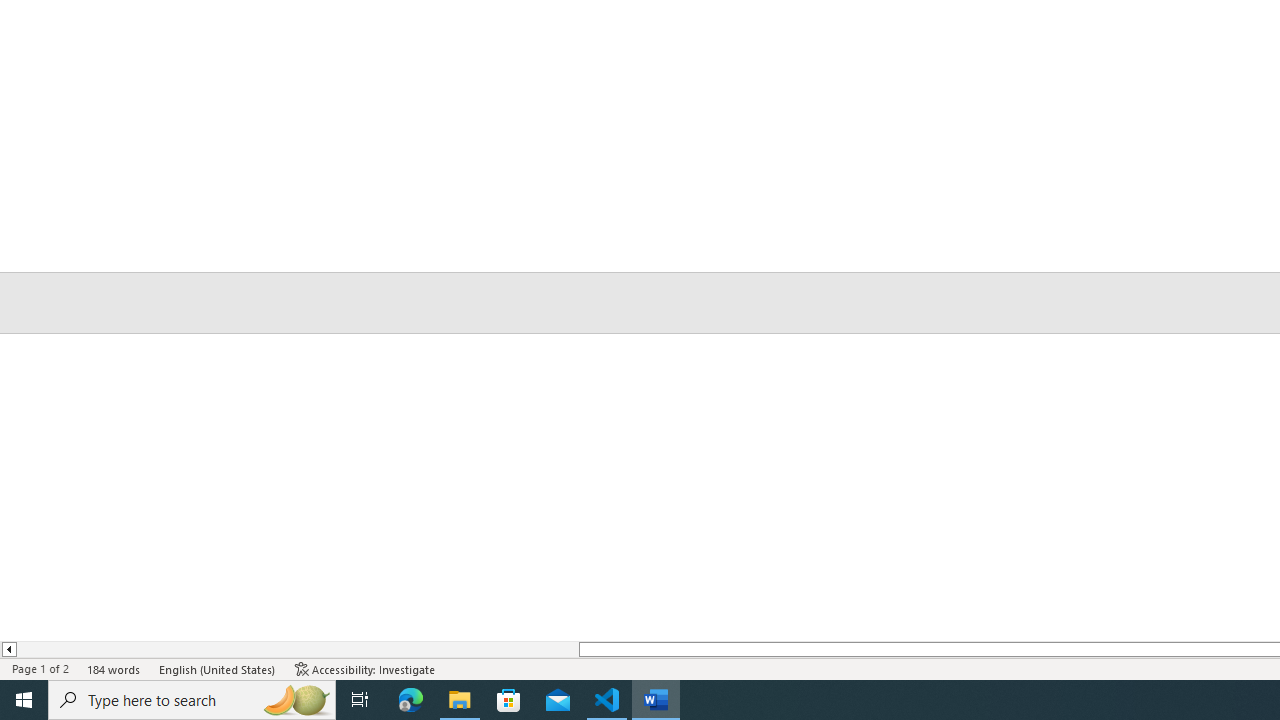 The height and width of the screenshot is (720, 1280). I want to click on 'Language English (United States)', so click(218, 669).